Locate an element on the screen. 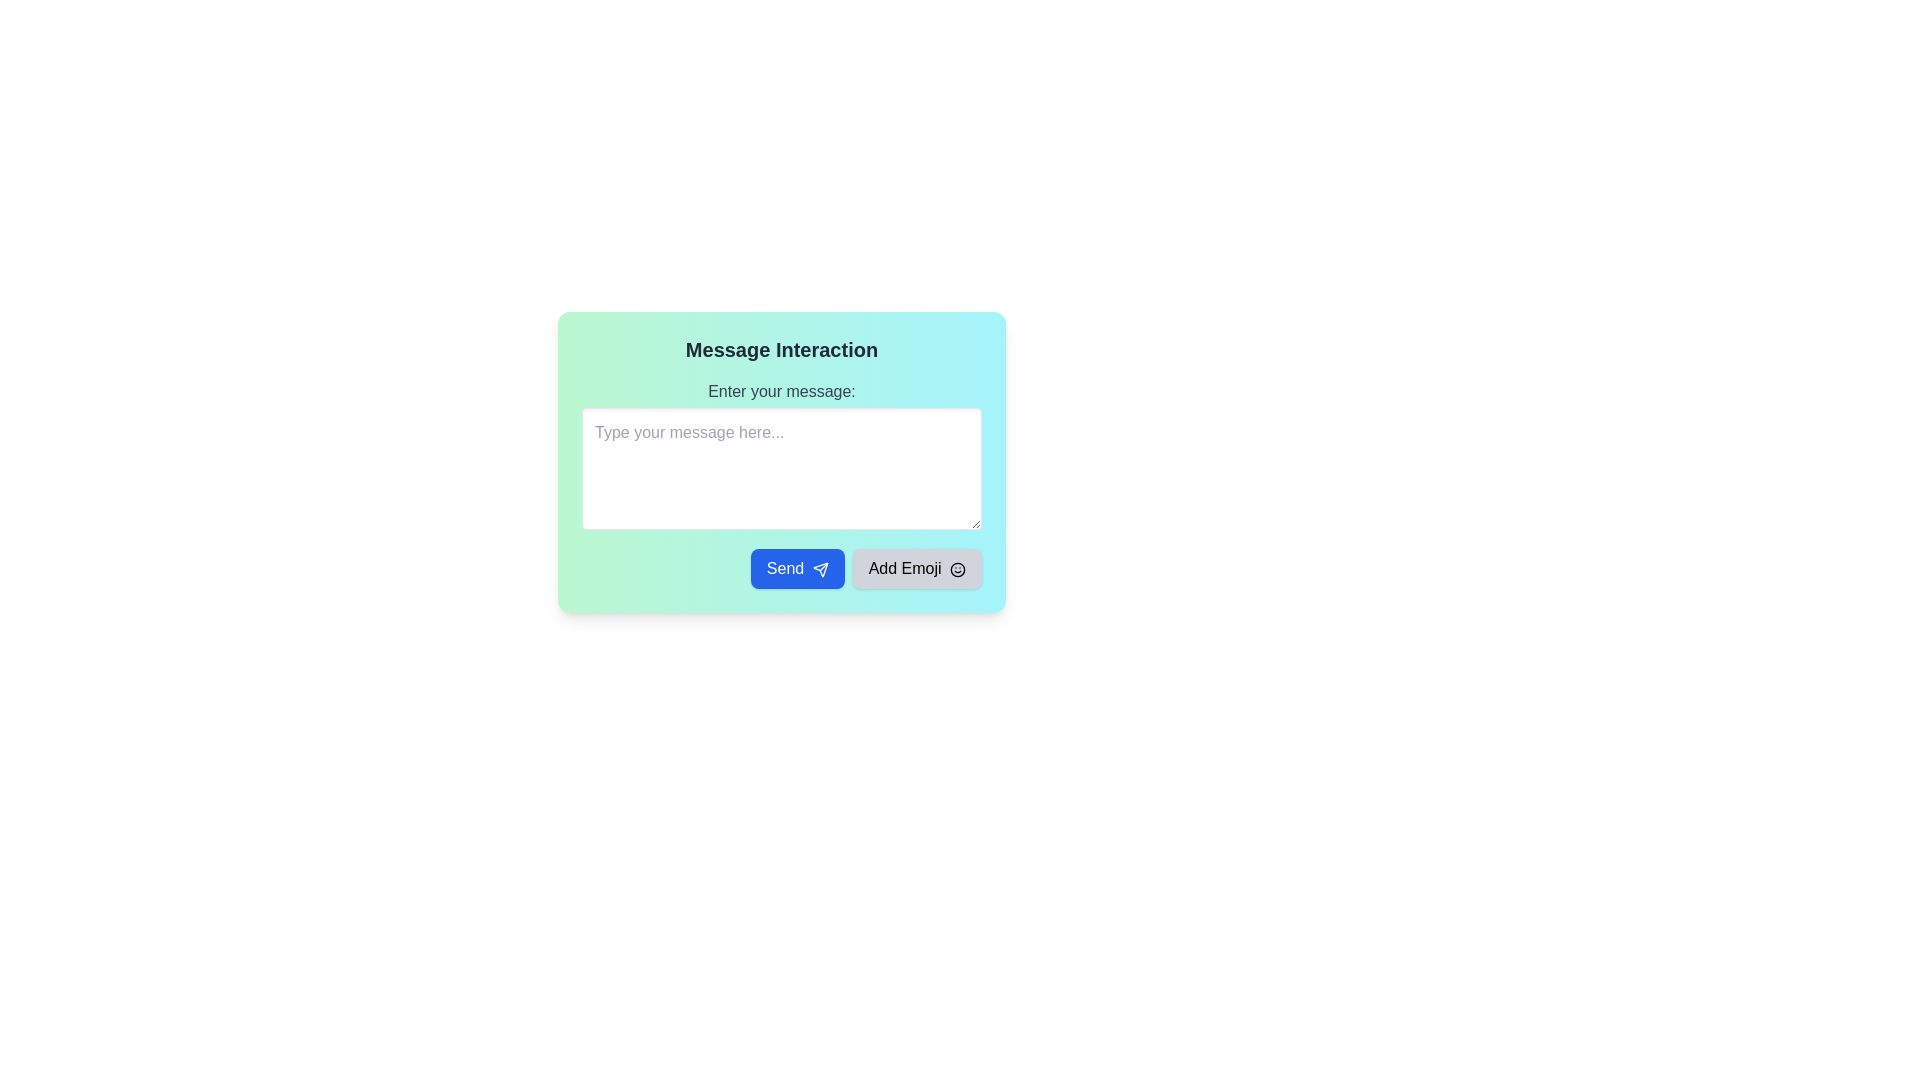 The width and height of the screenshot is (1920, 1080). the 'Send' button which contains a paper airplane icon, located to the right of the text label 'Send' is located at coordinates (820, 569).